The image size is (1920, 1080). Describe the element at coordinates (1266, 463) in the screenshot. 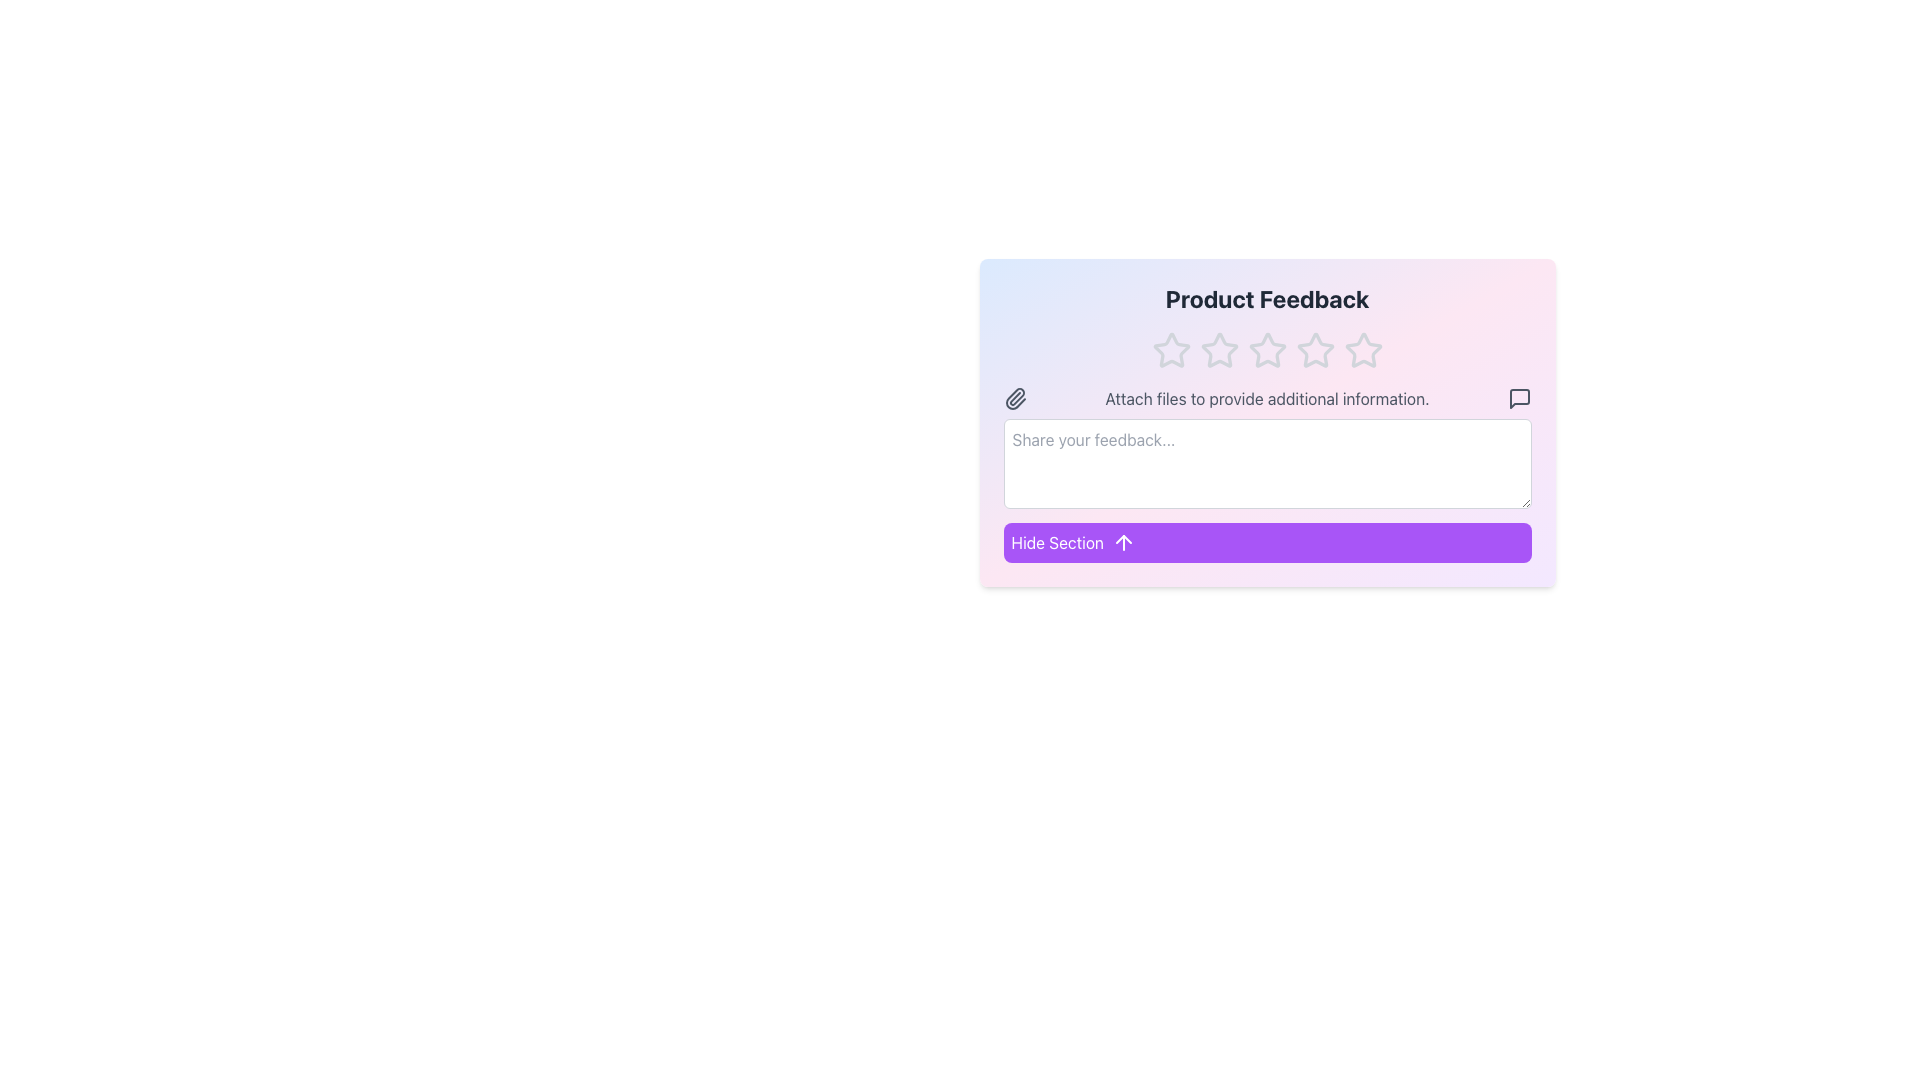

I see `the textarea to focus and enable typing for user feedback input` at that location.